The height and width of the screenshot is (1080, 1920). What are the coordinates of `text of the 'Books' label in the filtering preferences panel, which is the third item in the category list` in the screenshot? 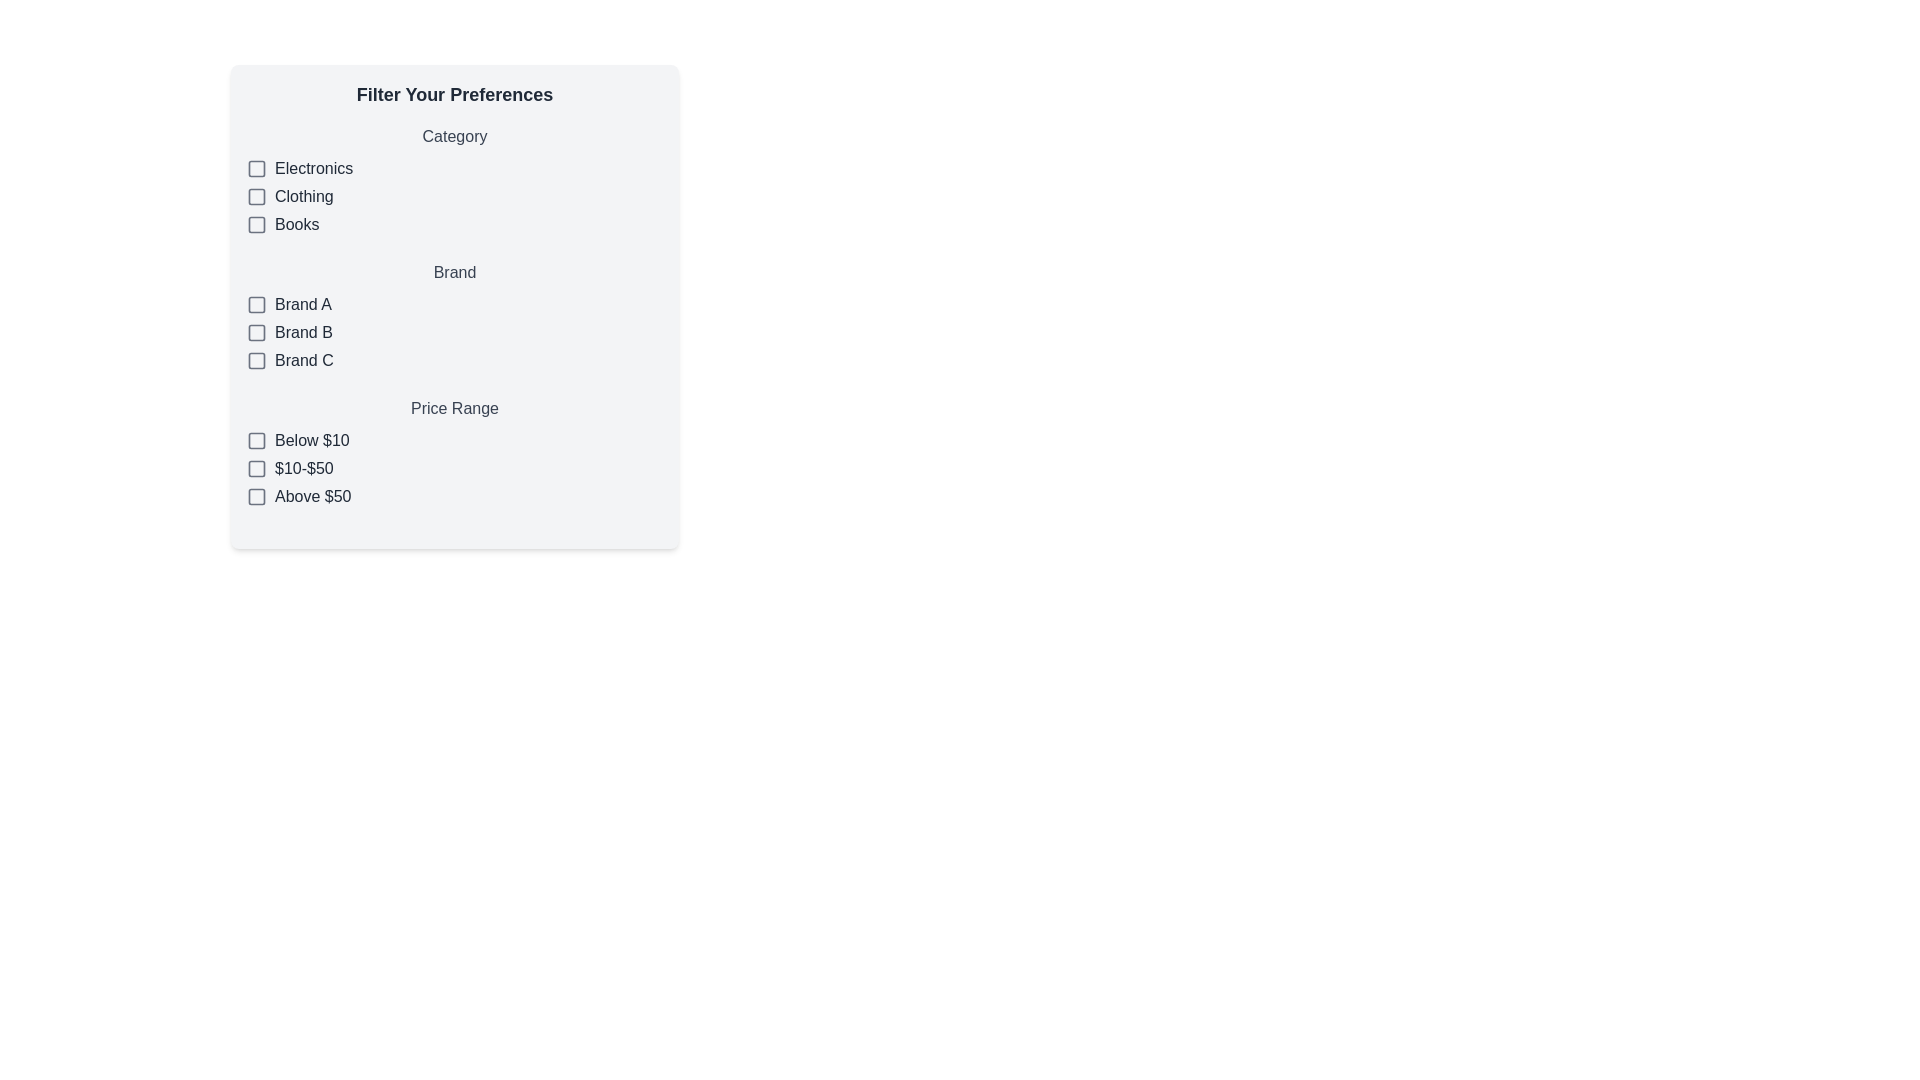 It's located at (296, 224).